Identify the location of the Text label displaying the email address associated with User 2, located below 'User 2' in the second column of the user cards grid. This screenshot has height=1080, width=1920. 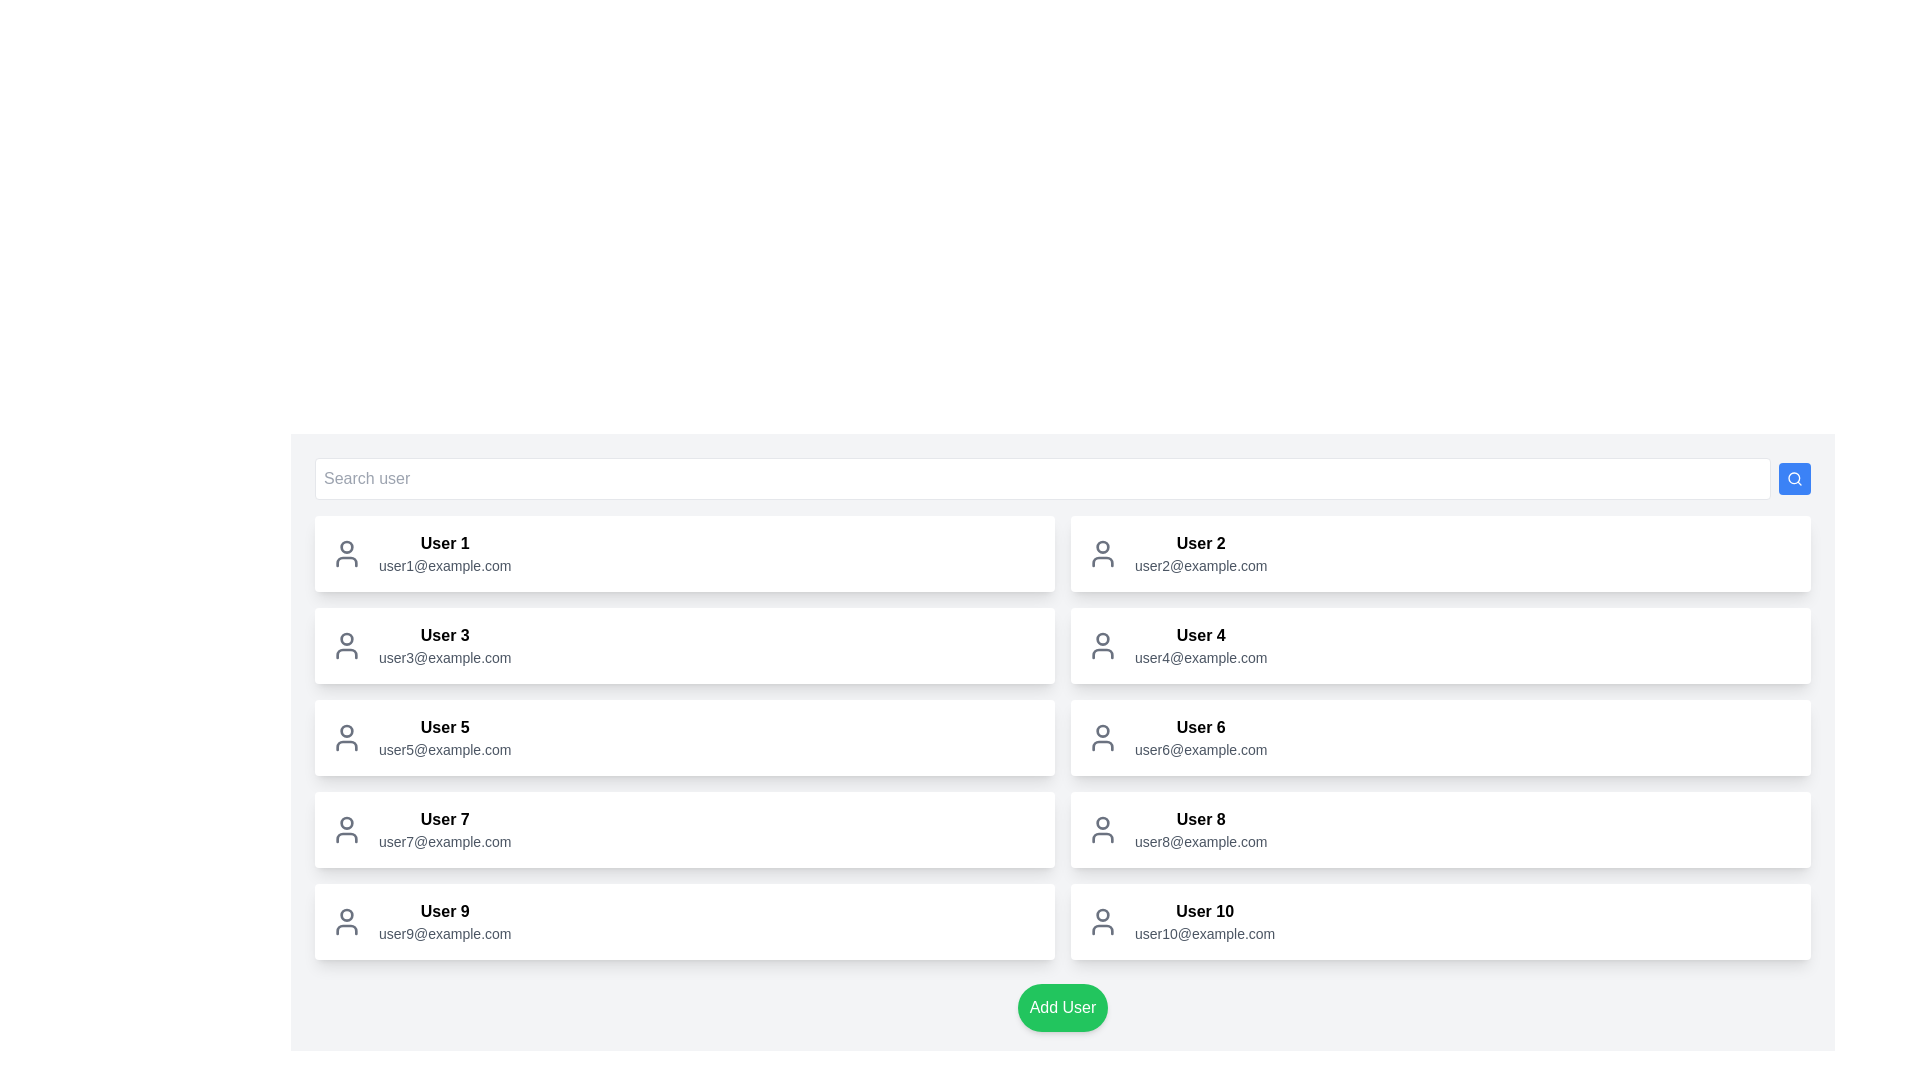
(1200, 566).